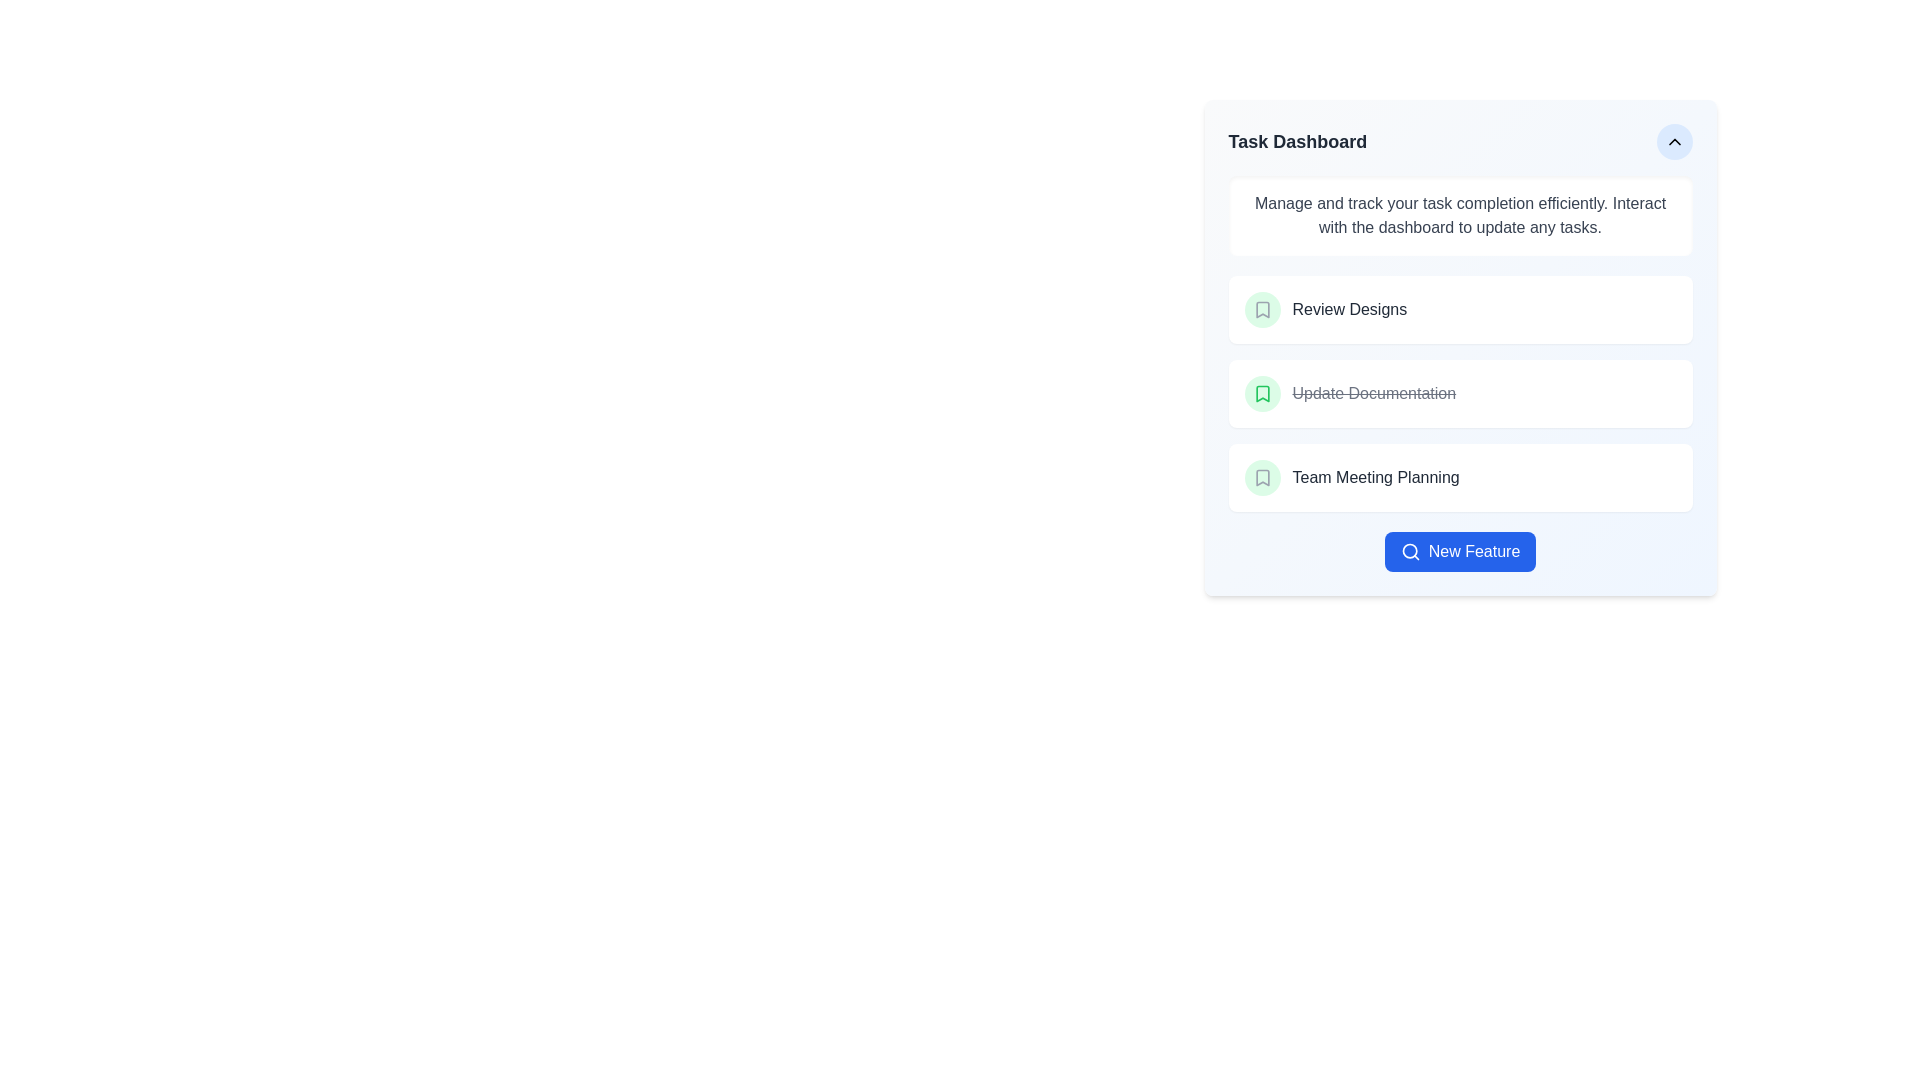 Image resolution: width=1920 pixels, height=1080 pixels. Describe the element at coordinates (1297, 141) in the screenshot. I see `the bold heading 'Task Dashboard' styled in a large font size and dark gray color, located prominently at the top of the content panel` at that location.